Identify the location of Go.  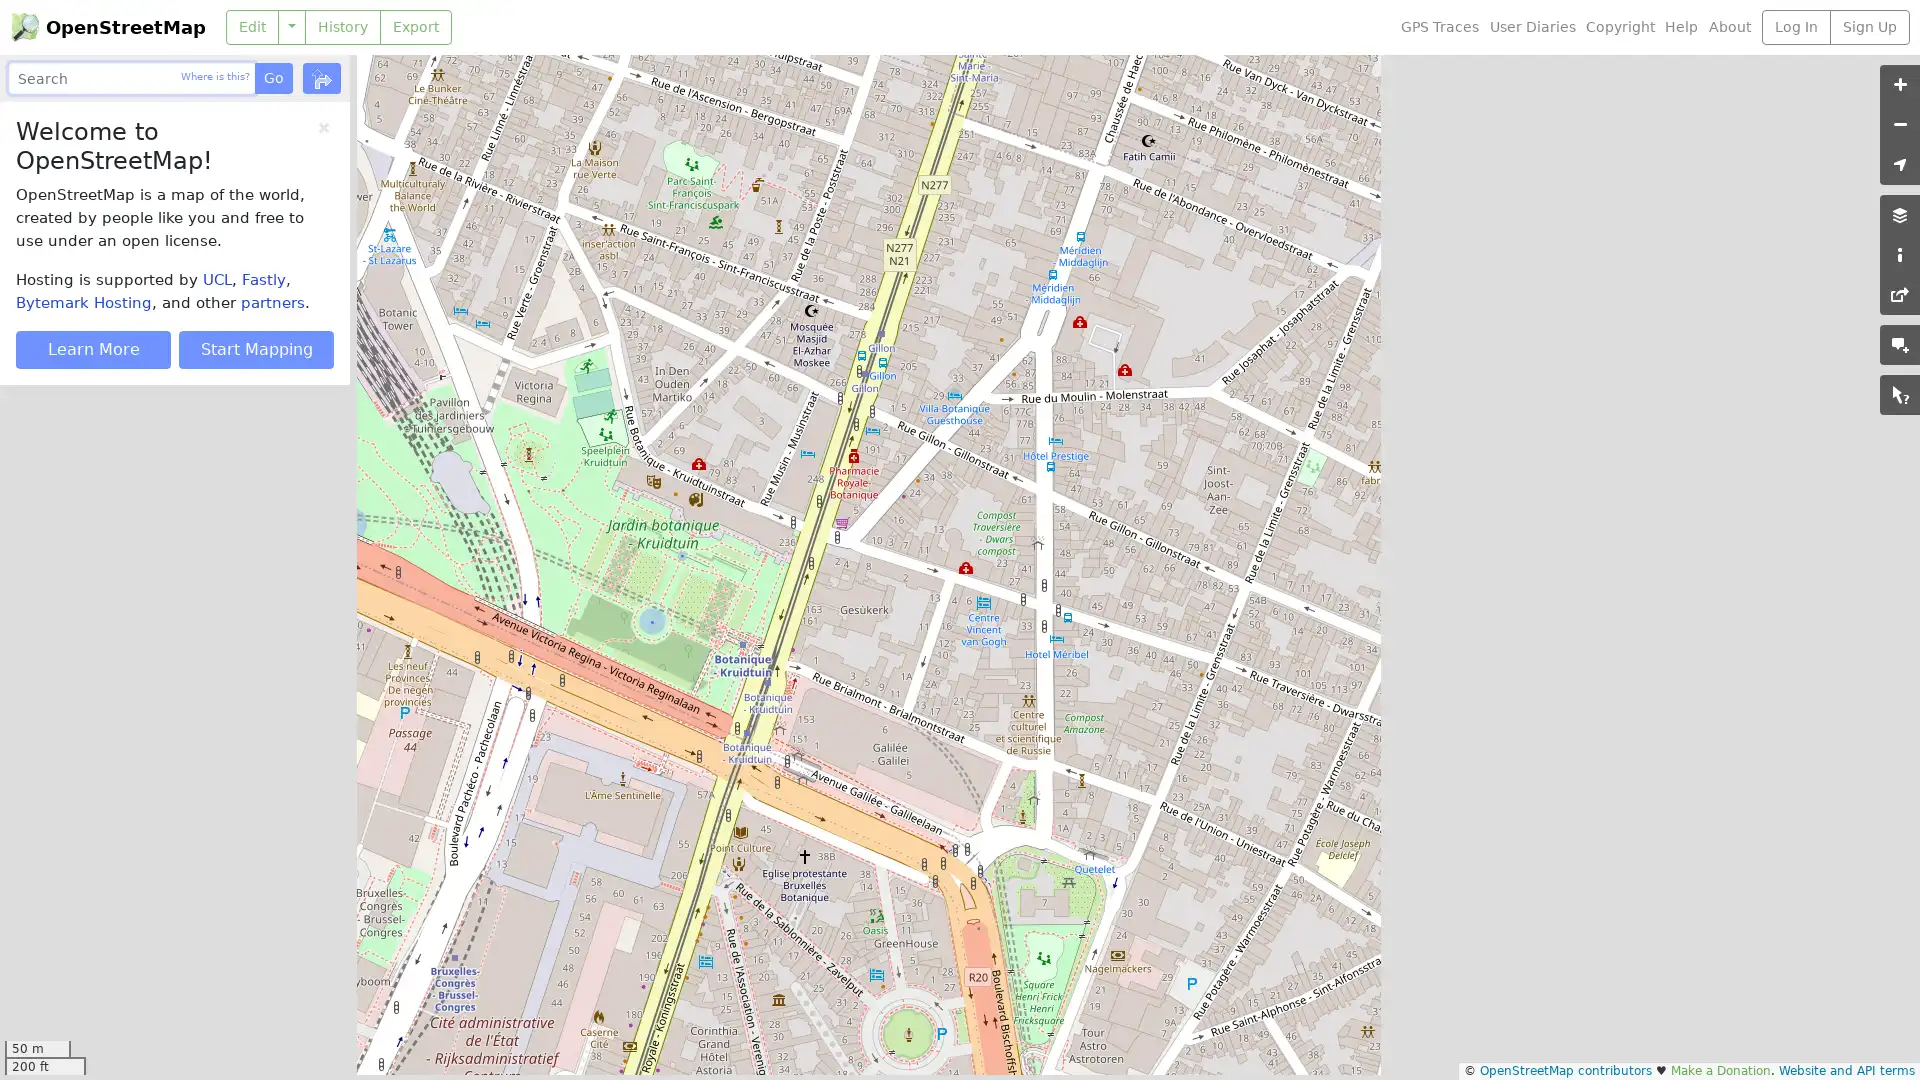
(272, 77).